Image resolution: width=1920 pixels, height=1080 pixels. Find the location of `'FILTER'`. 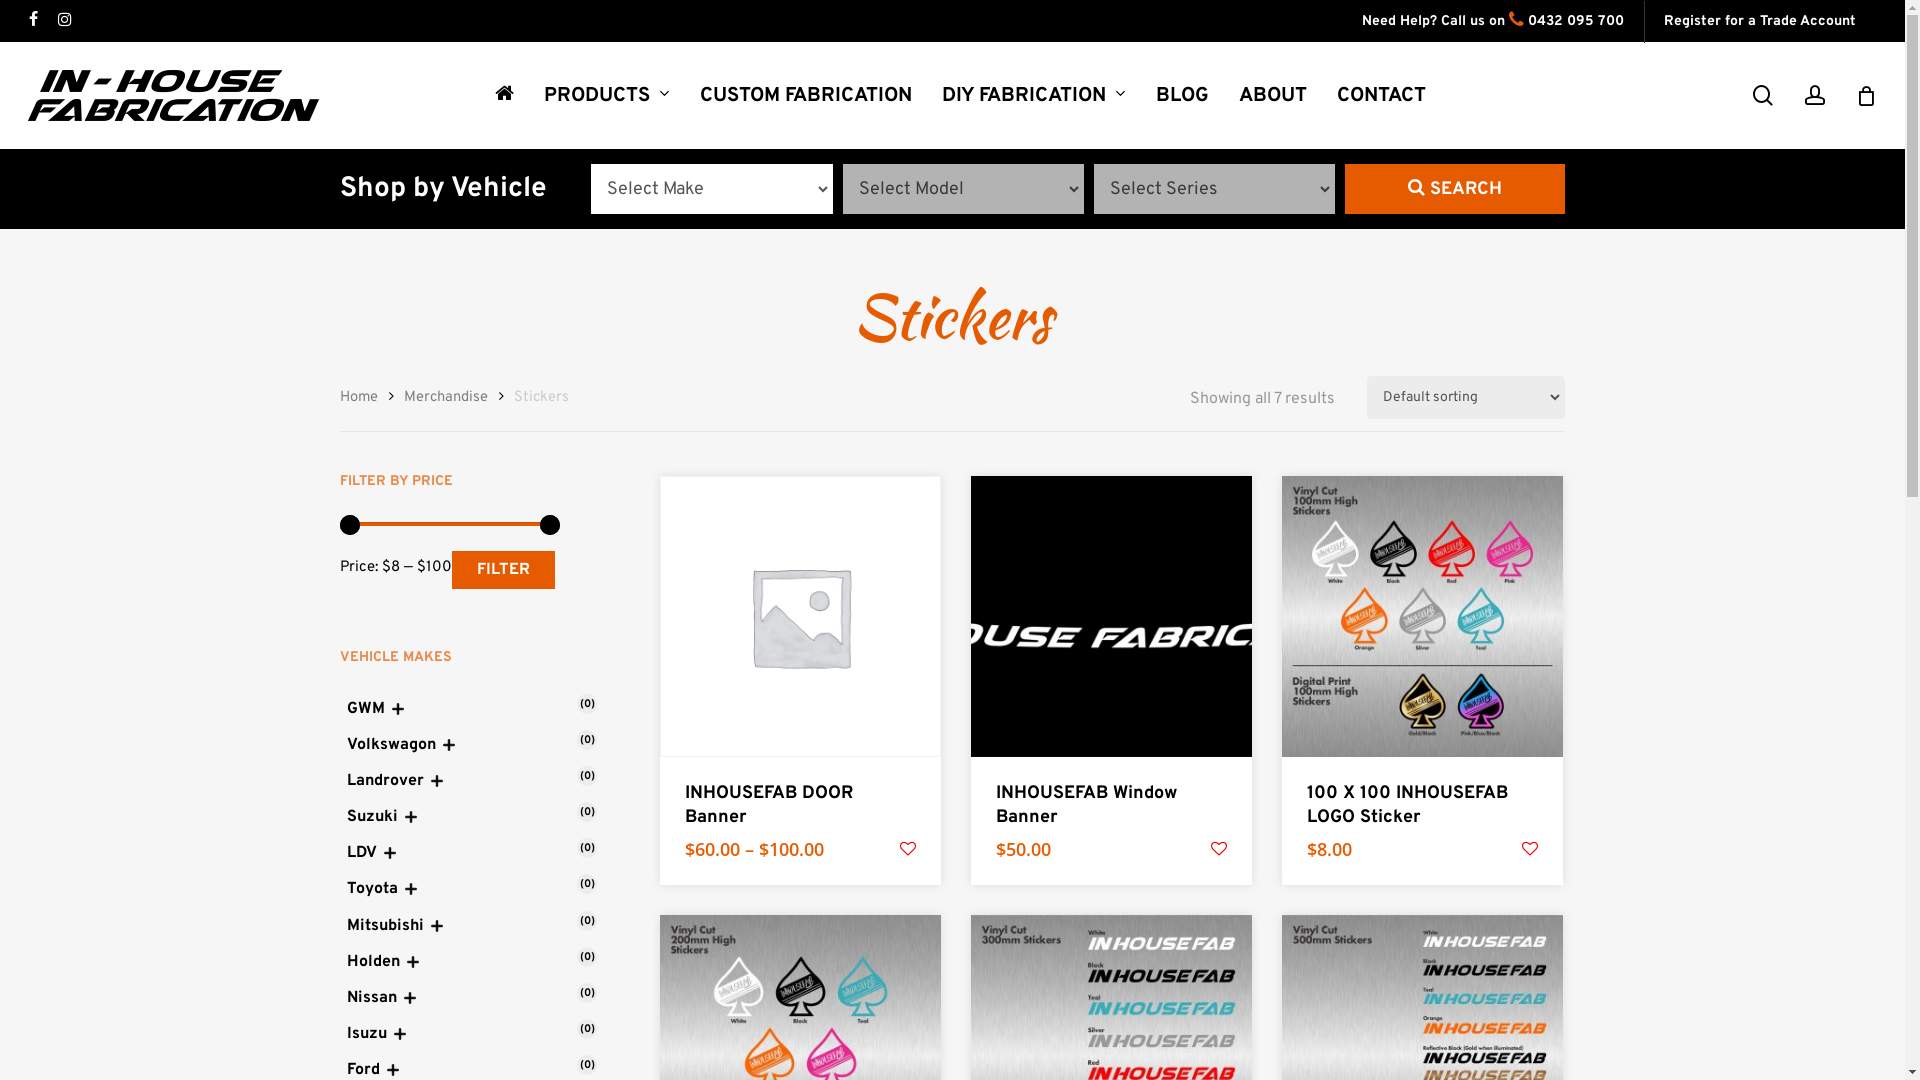

'FILTER' is located at coordinates (503, 570).